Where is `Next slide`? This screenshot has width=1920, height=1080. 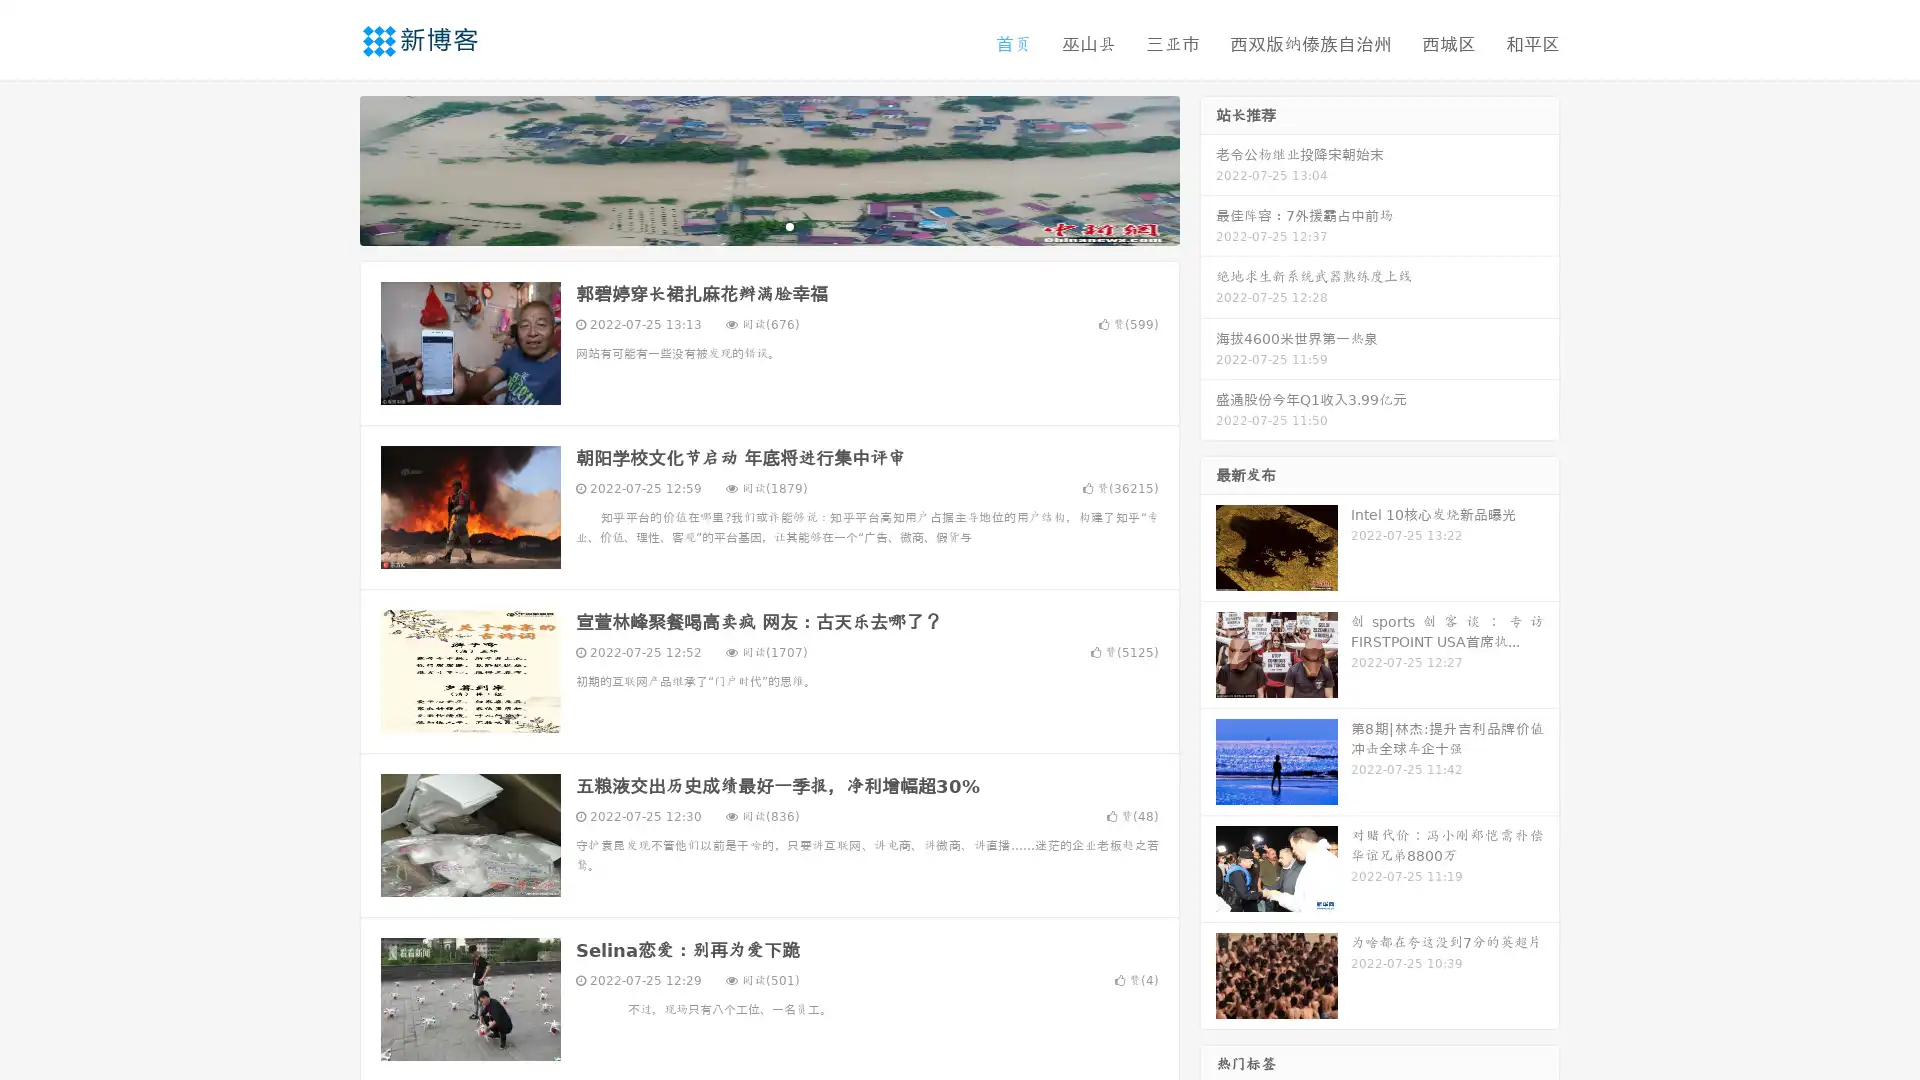
Next slide is located at coordinates (1208, 168).